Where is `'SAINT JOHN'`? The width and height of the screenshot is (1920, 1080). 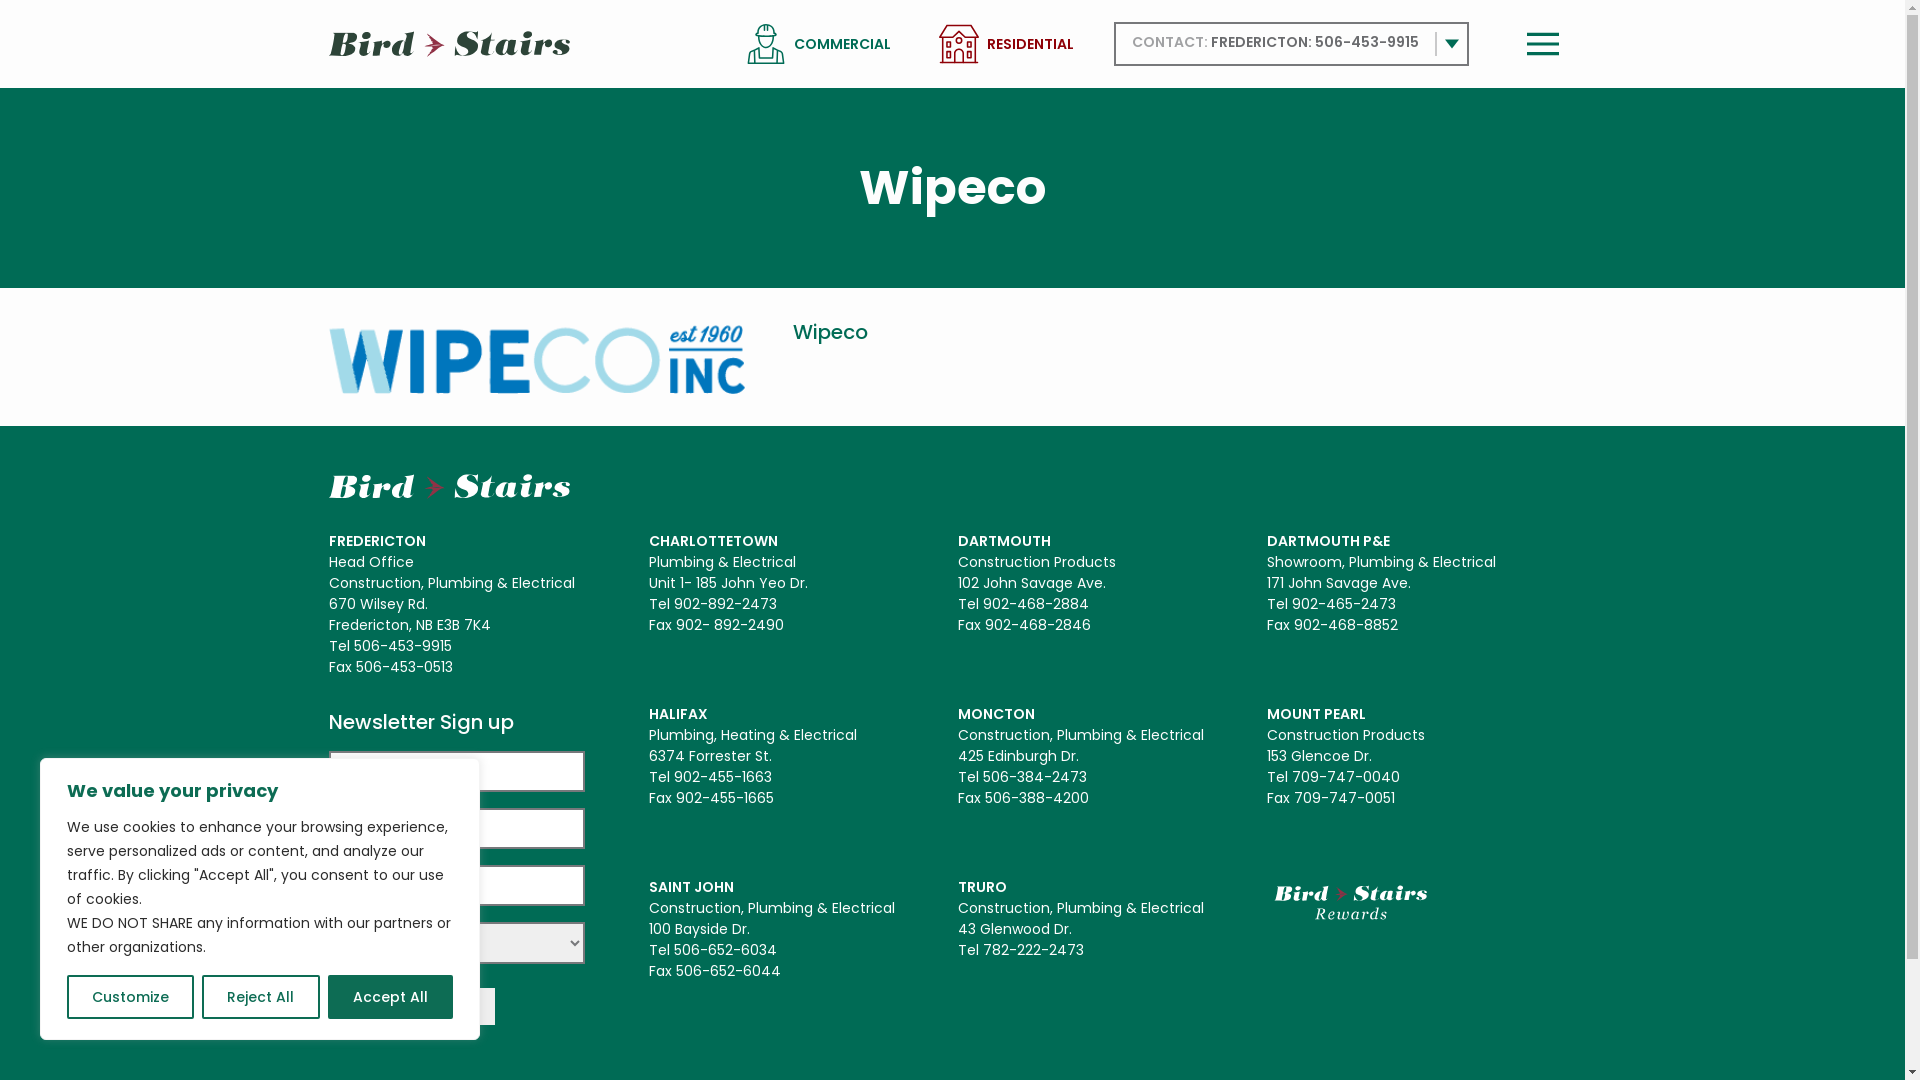
'SAINT JOHN' is located at coordinates (690, 886).